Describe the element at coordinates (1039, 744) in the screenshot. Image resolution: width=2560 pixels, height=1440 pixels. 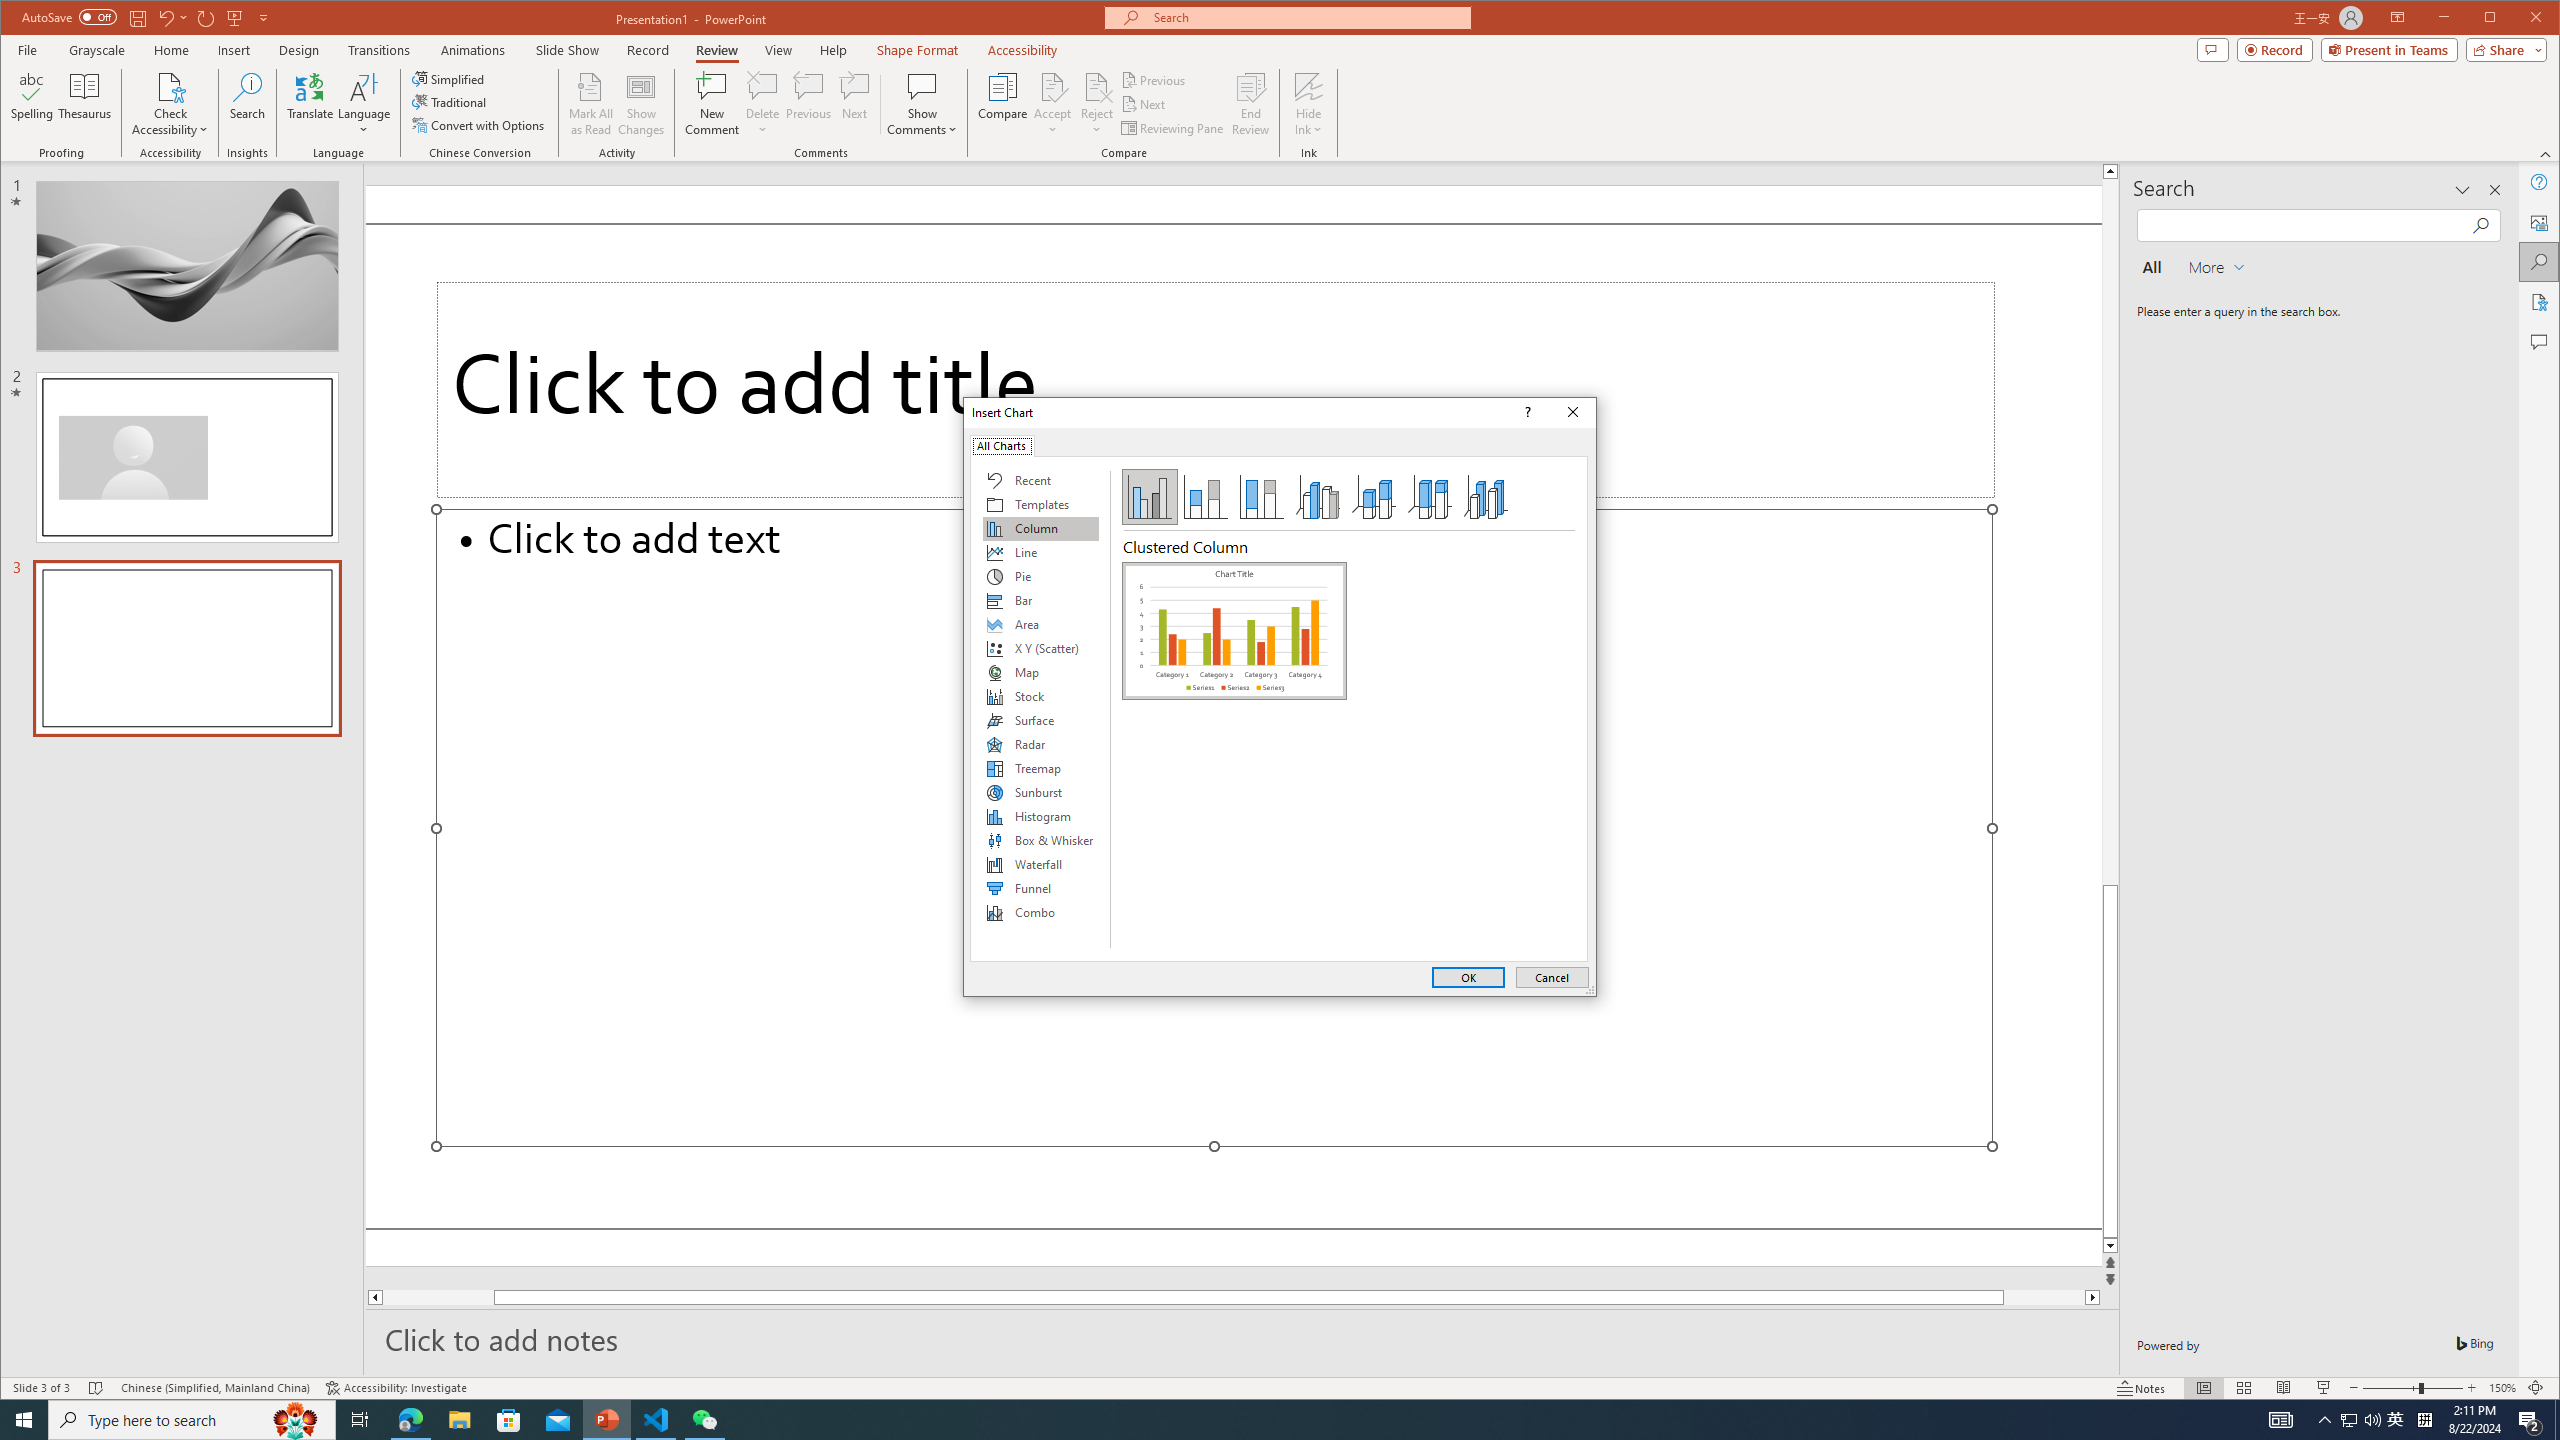
I see `'Radar'` at that location.